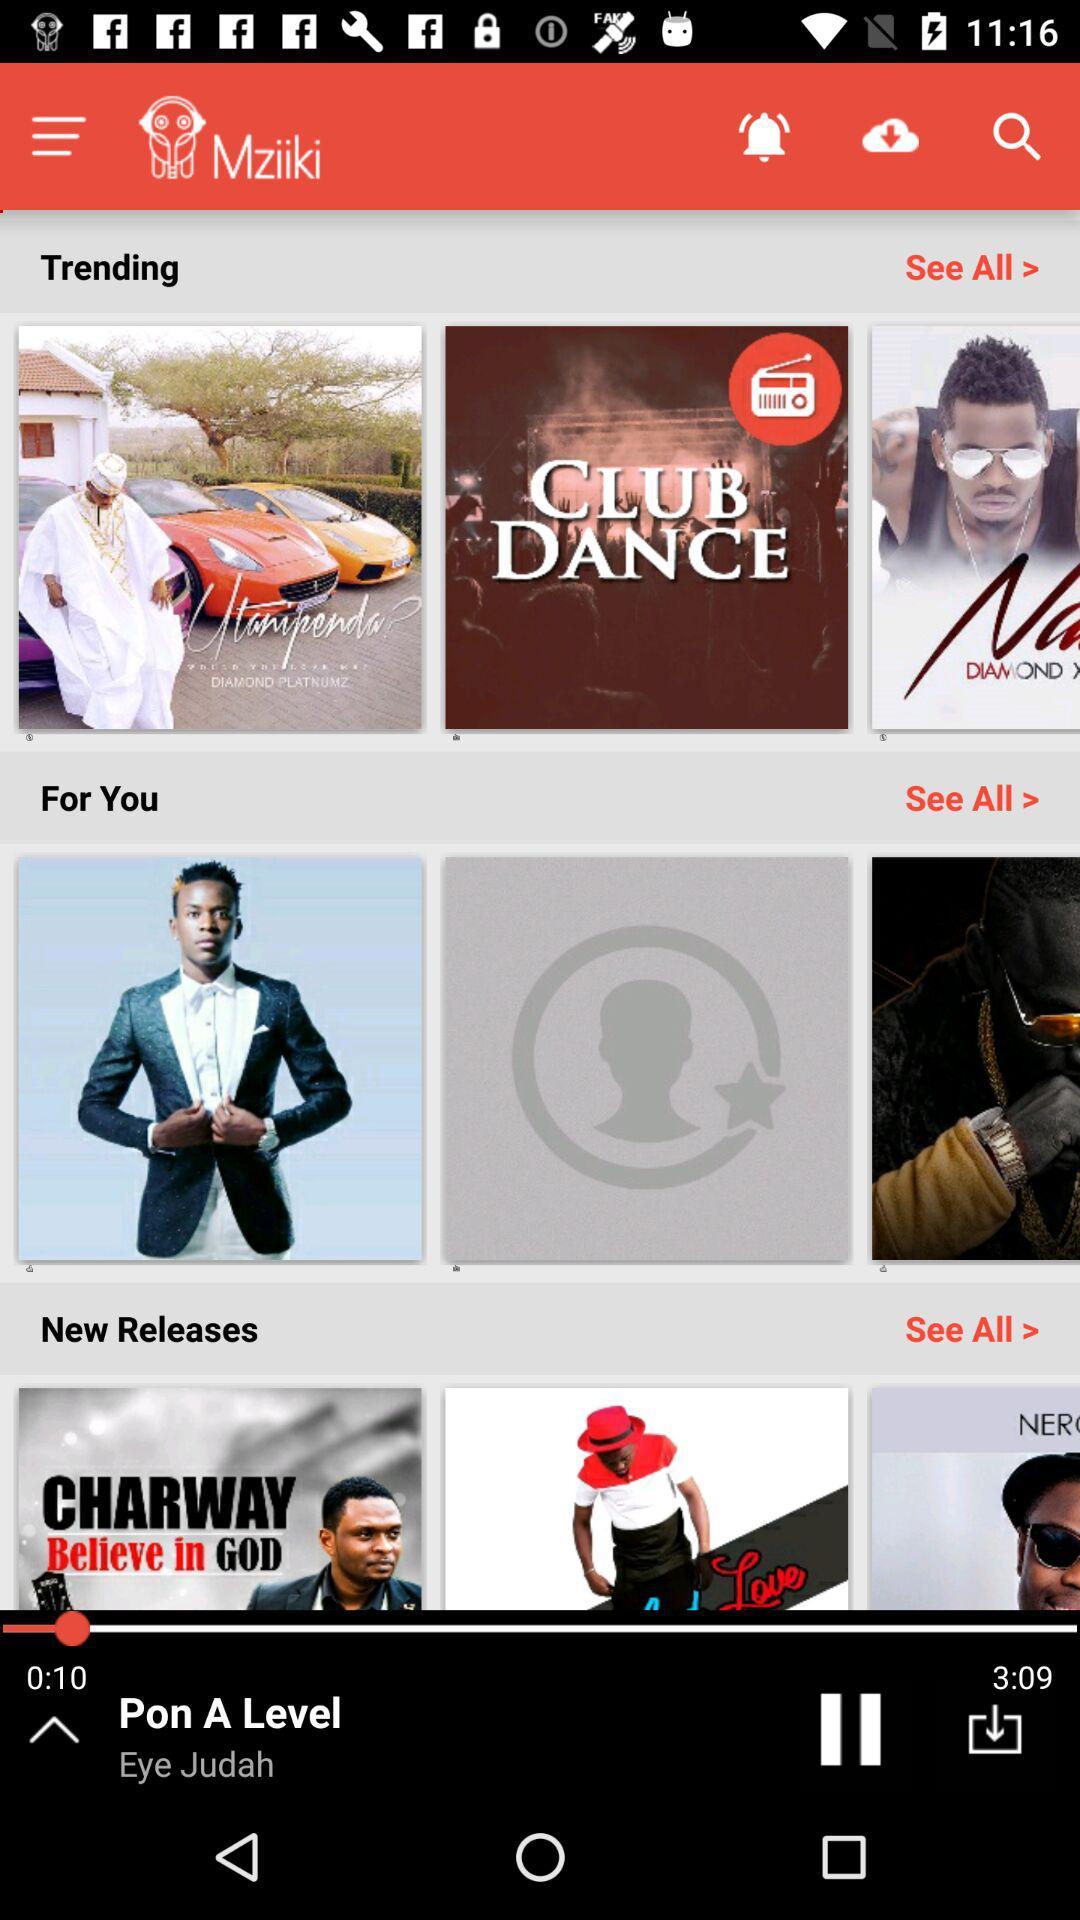  What do you see at coordinates (57, 135) in the screenshot?
I see `show playlist` at bounding box center [57, 135].